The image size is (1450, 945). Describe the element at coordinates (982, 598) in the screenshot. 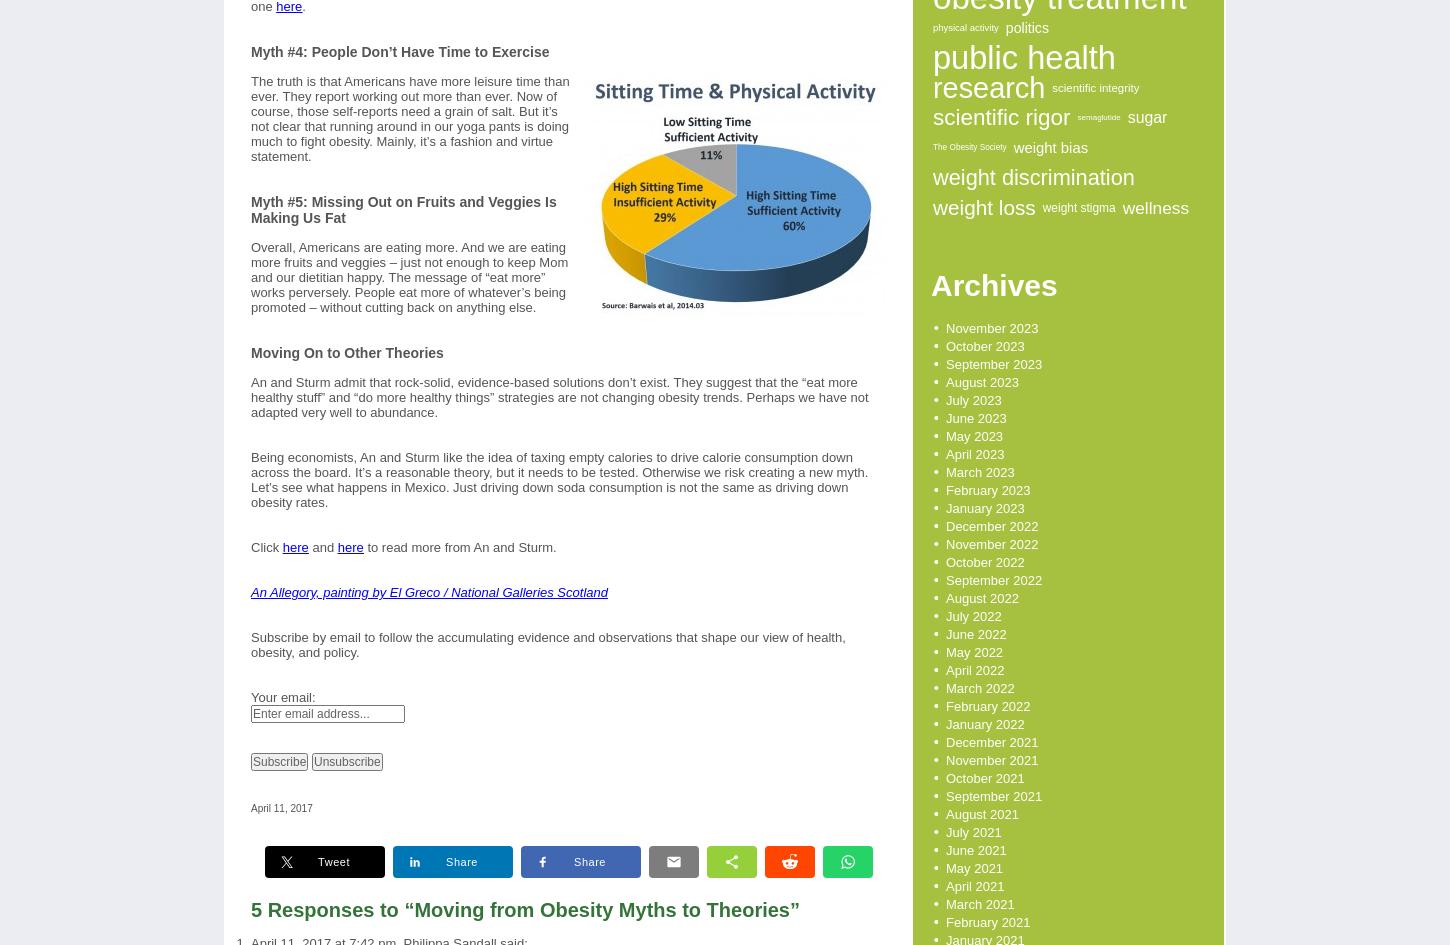

I see `'August 2022'` at that location.